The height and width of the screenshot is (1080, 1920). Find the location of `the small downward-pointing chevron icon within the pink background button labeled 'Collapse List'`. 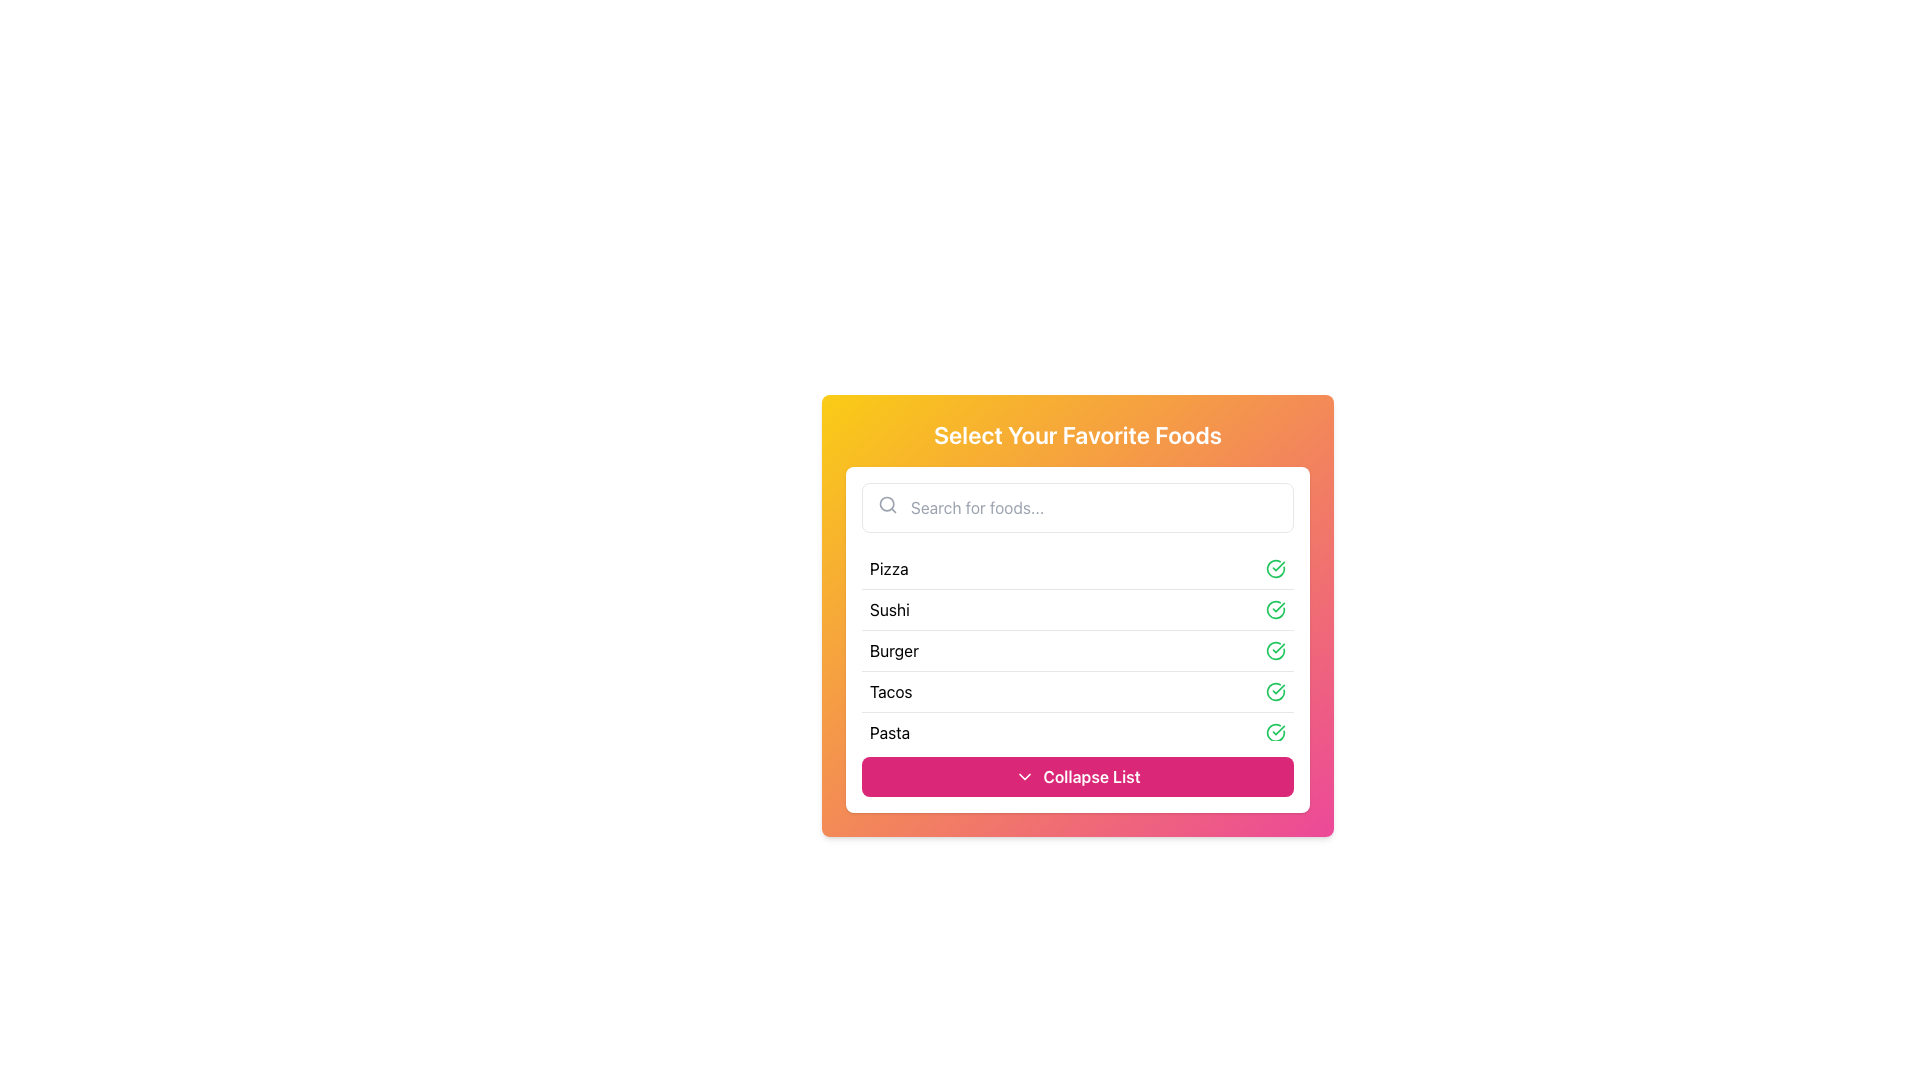

the small downward-pointing chevron icon within the pink background button labeled 'Collapse List' is located at coordinates (1025, 775).